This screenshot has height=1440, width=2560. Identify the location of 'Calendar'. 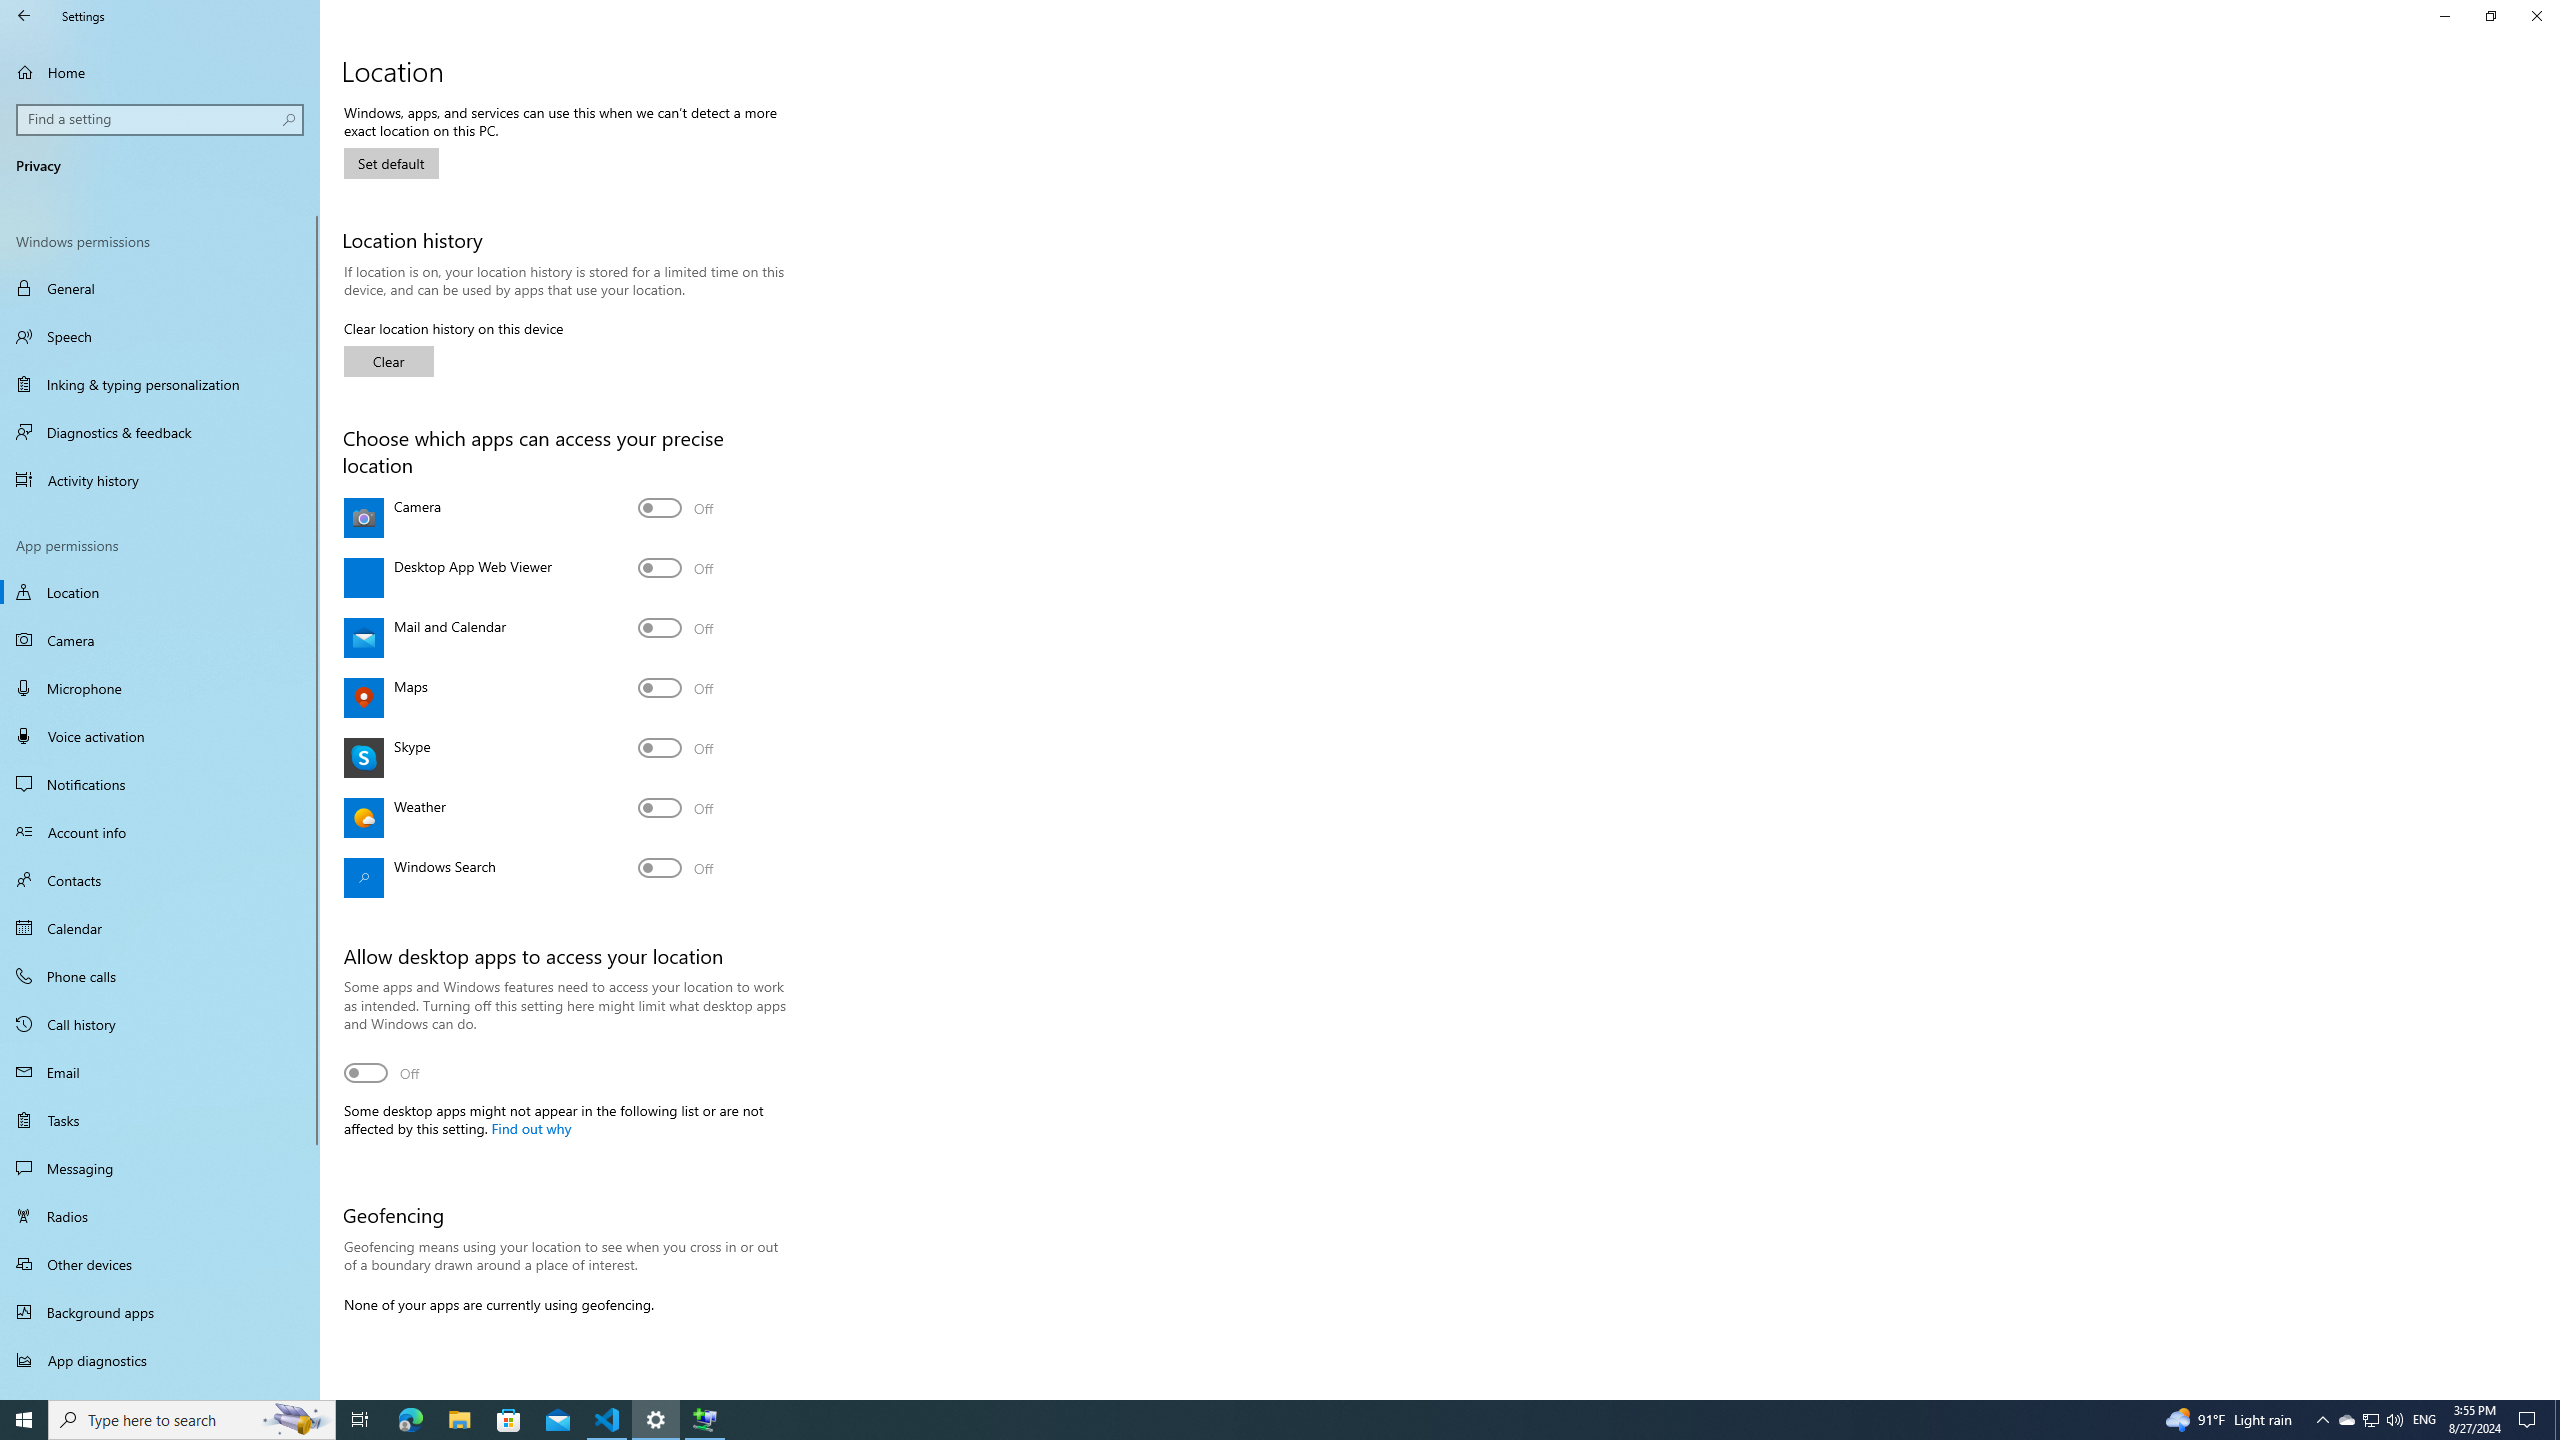
(159, 927).